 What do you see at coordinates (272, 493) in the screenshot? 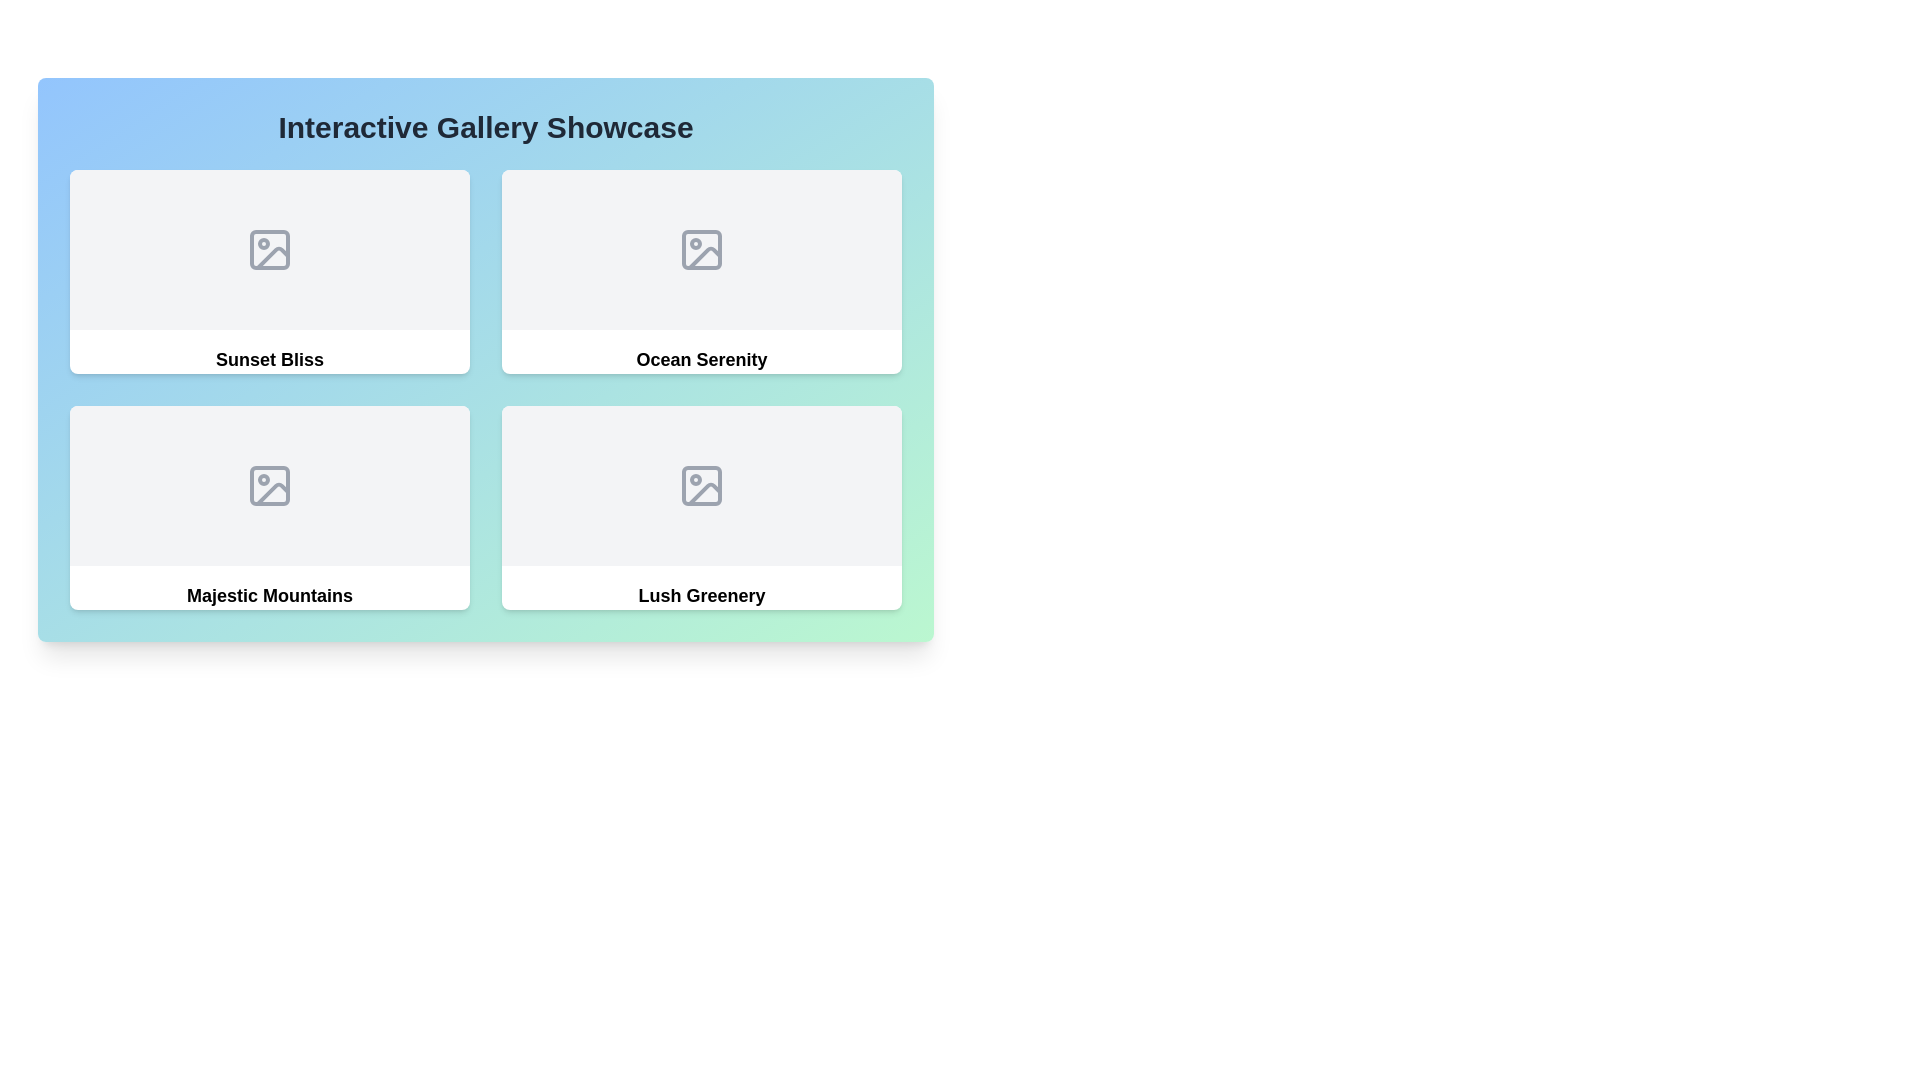
I see `the slanted line icon within the 'Majestic Mountains' card's square image placeholder, which is rendered in gray color` at bounding box center [272, 493].